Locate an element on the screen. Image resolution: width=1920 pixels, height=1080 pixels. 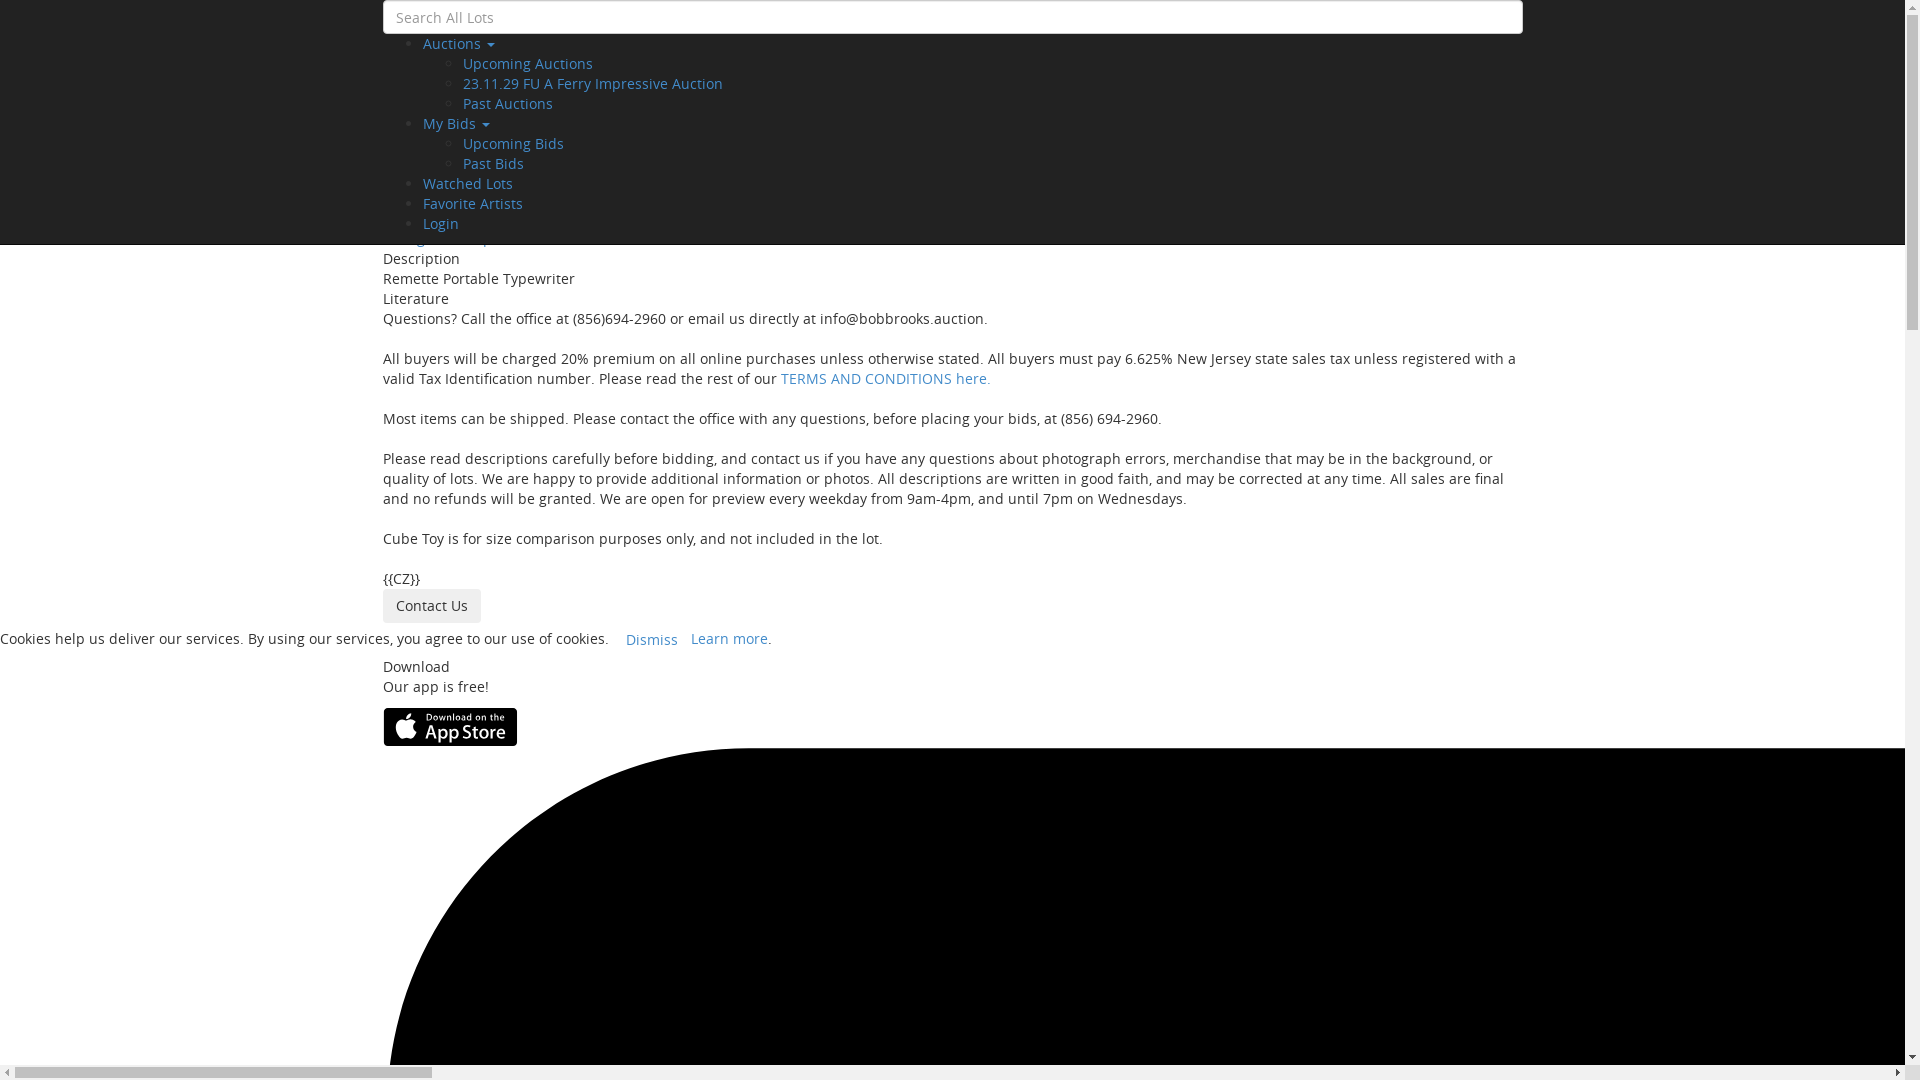
'Upcoming Bids' is located at coordinates (512, 142).